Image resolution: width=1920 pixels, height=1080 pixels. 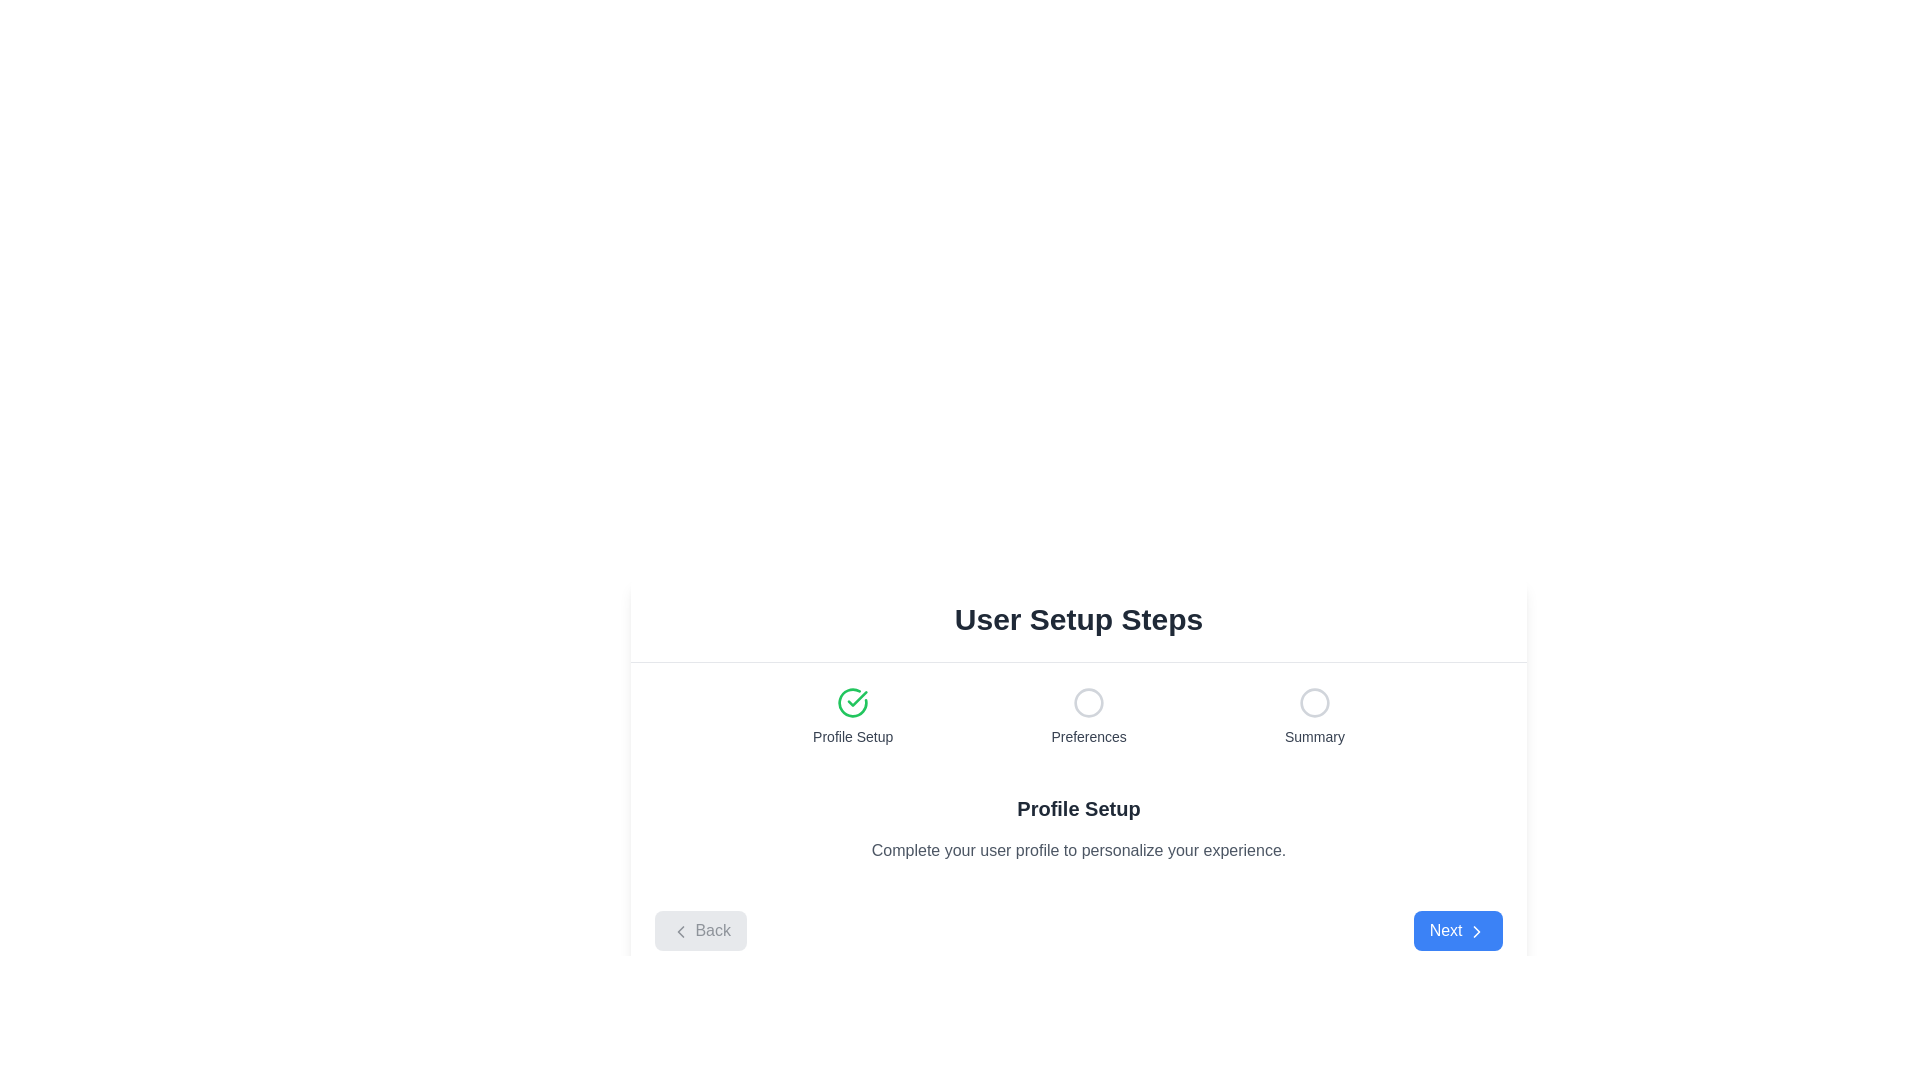 What do you see at coordinates (853, 736) in the screenshot?
I see `the information displayed in the 'Profile Setup' text label` at bounding box center [853, 736].